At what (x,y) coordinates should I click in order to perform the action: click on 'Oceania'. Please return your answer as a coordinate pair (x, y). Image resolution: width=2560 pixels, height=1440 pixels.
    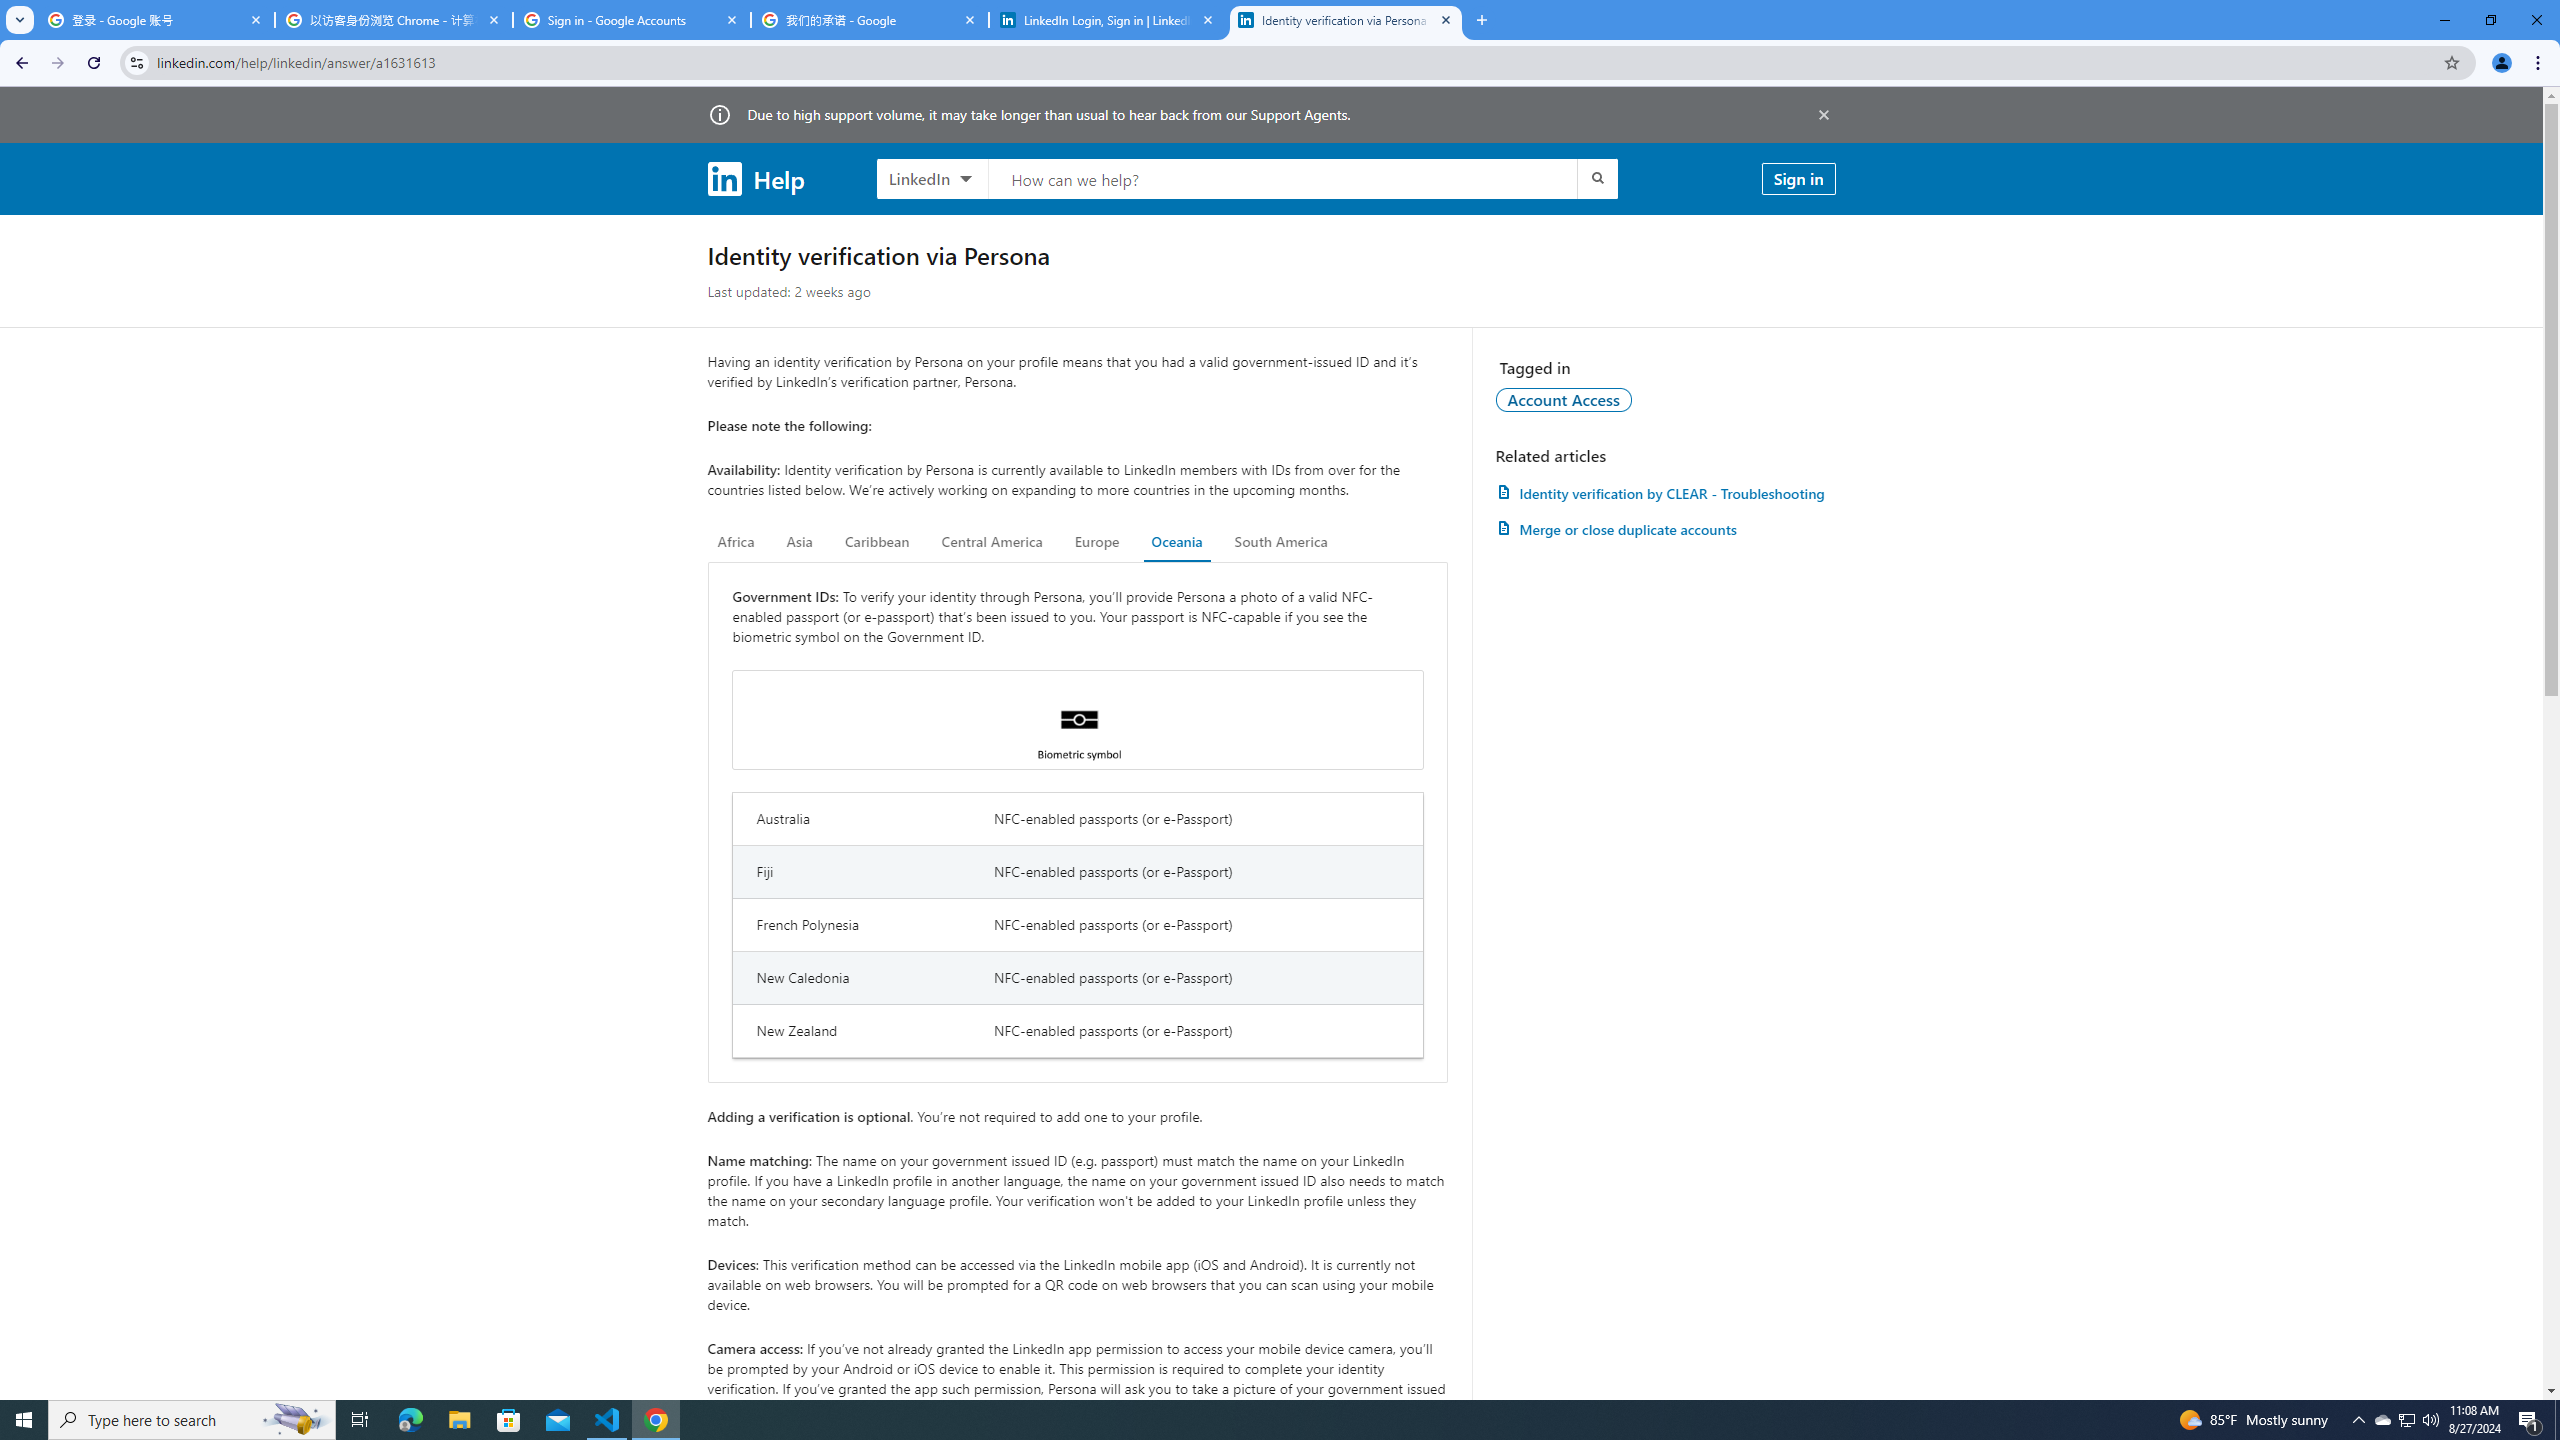
    Looking at the image, I should click on (1175, 541).